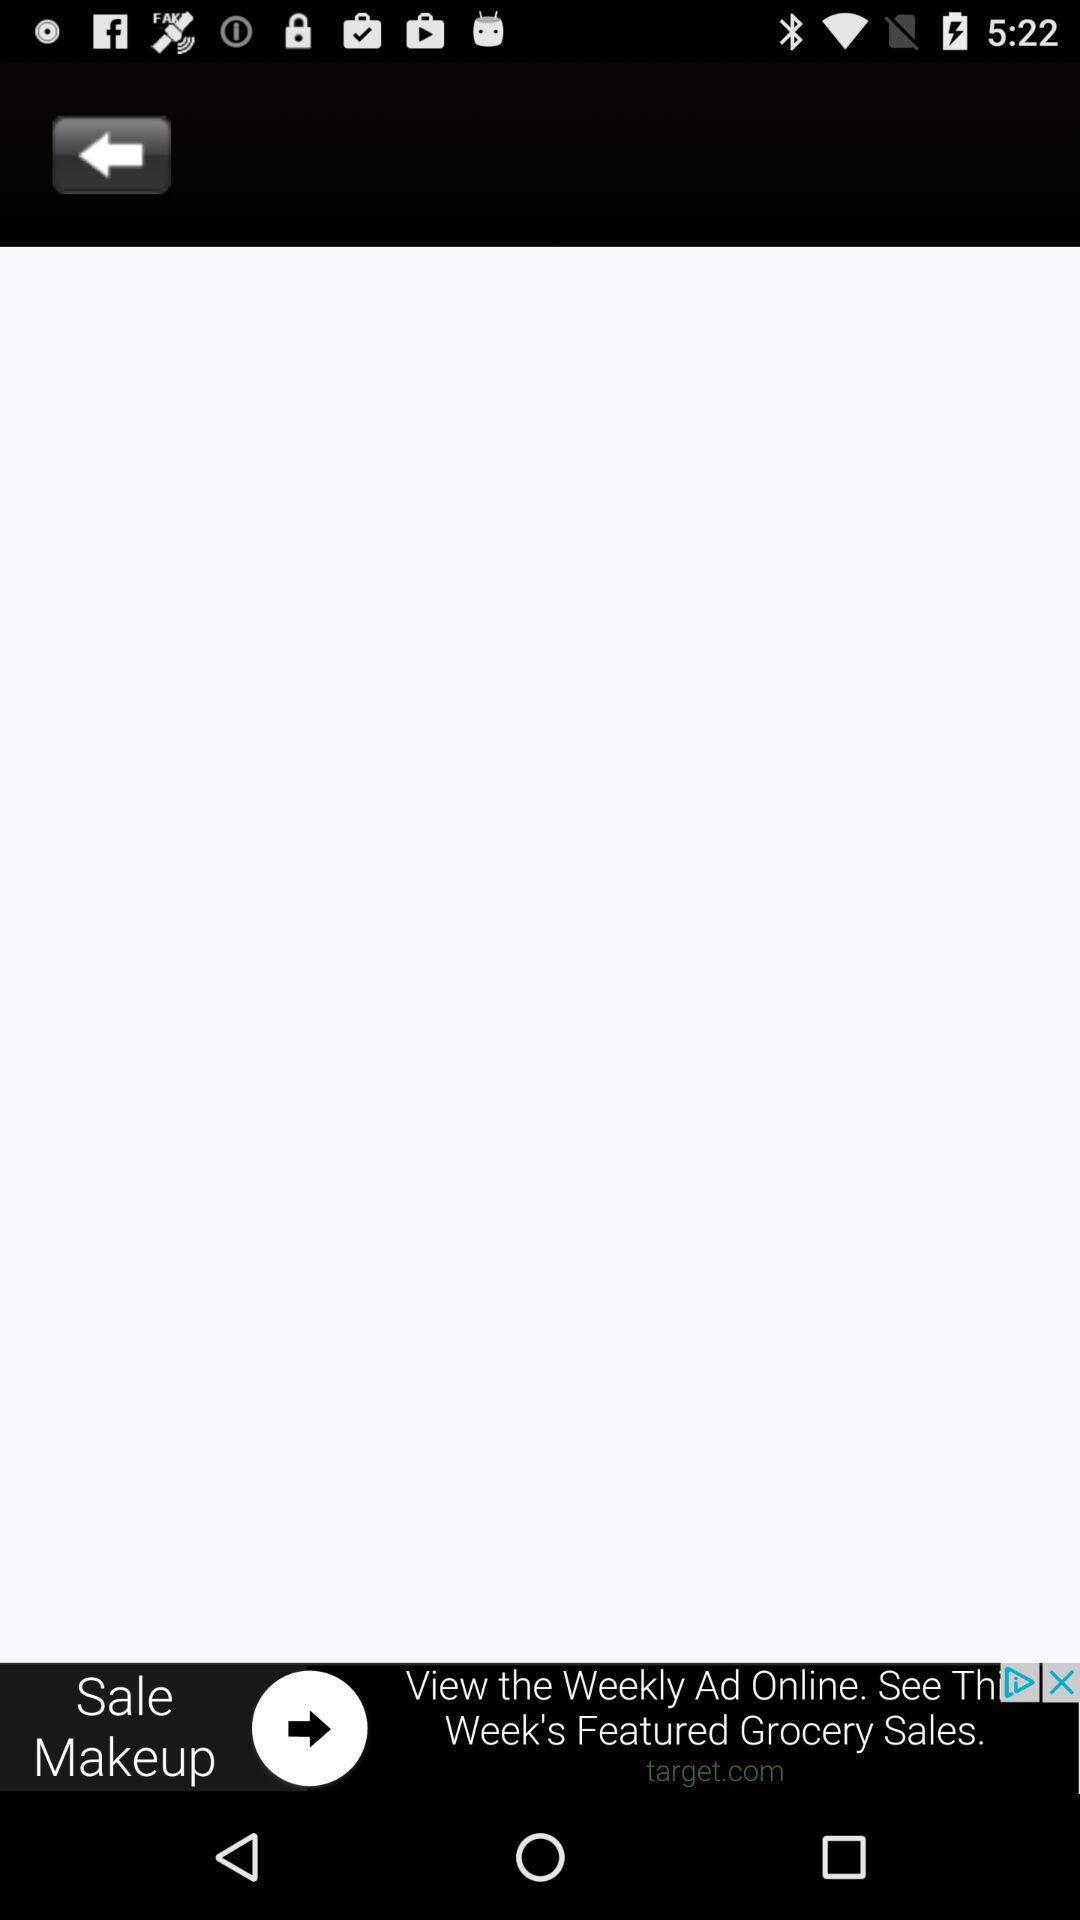 The width and height of the screenshot is (1080, 1920). I want to click on the arrow_backward icon, so click(111, 165).